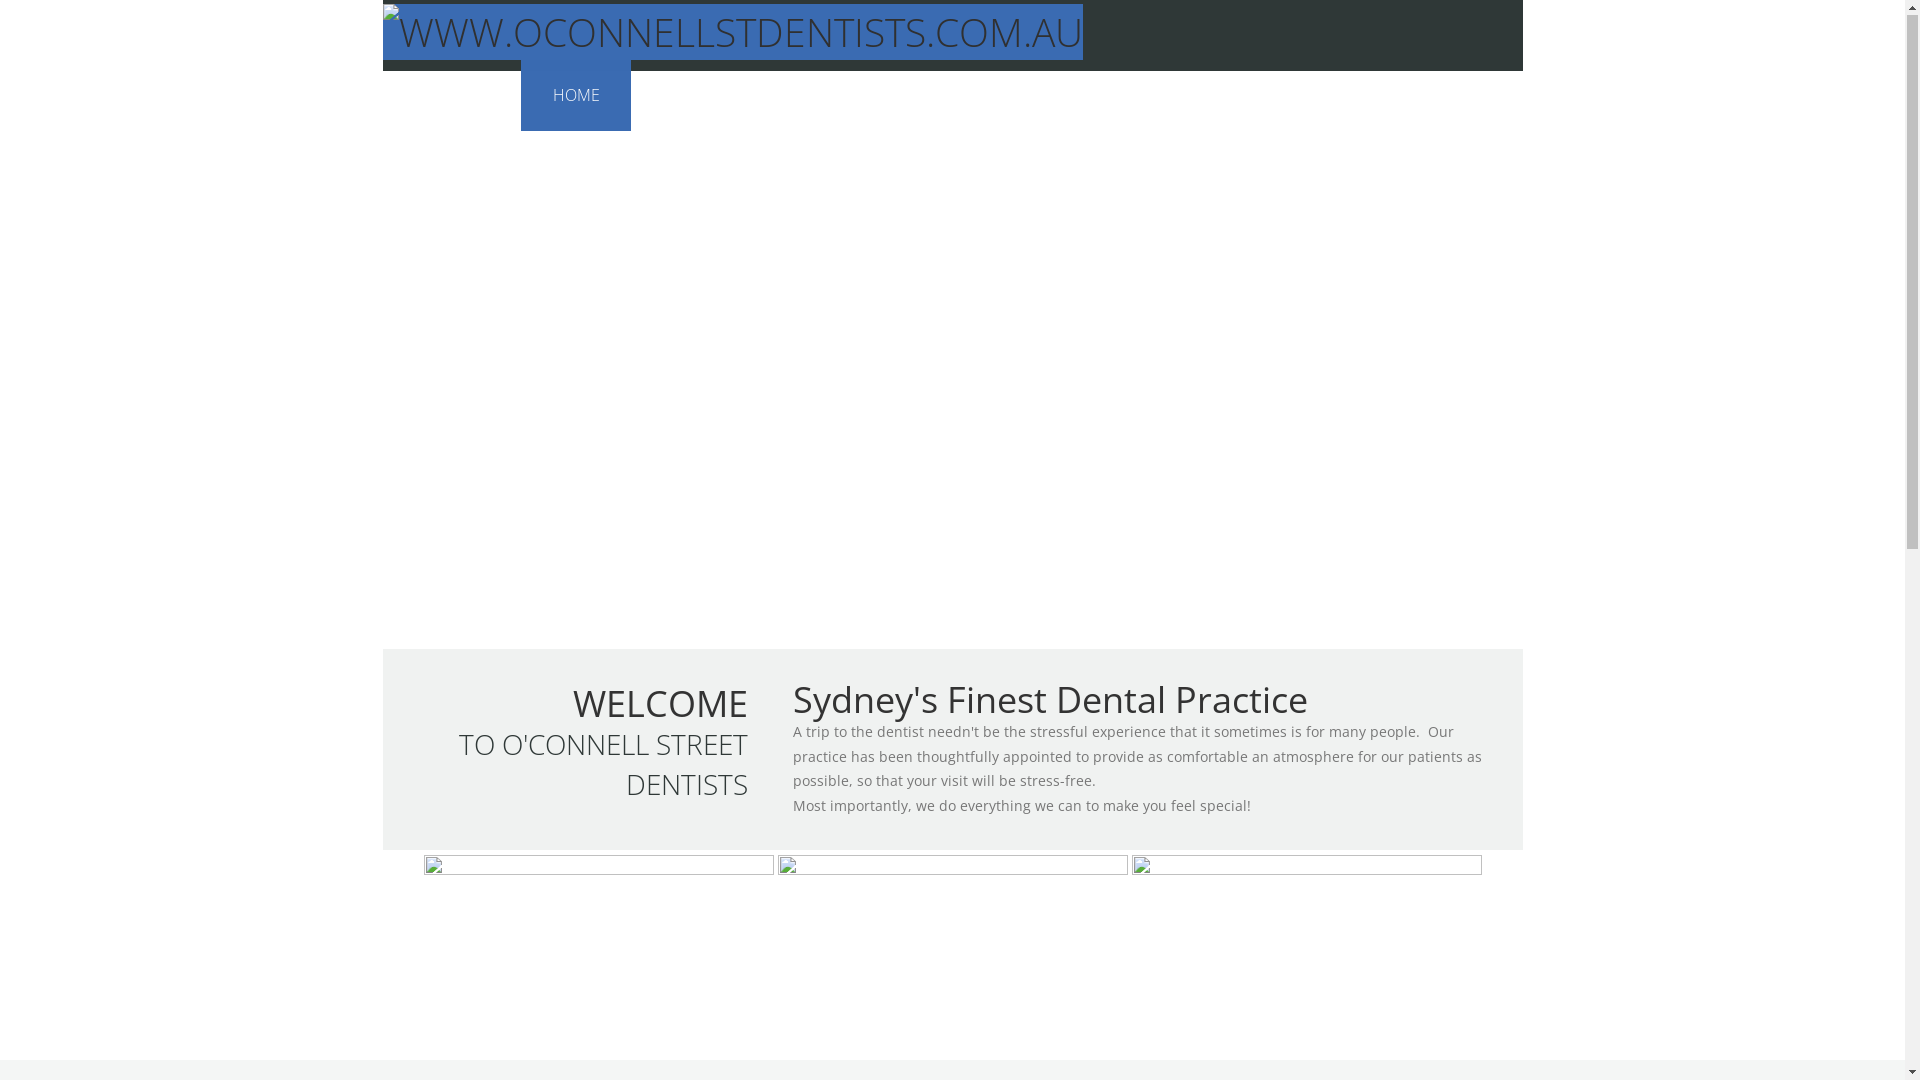  What do you see at coordinates (795, 96) in the screenshot?
I see `'WHY CHOOSE US'` at bounding box center [795, 96].